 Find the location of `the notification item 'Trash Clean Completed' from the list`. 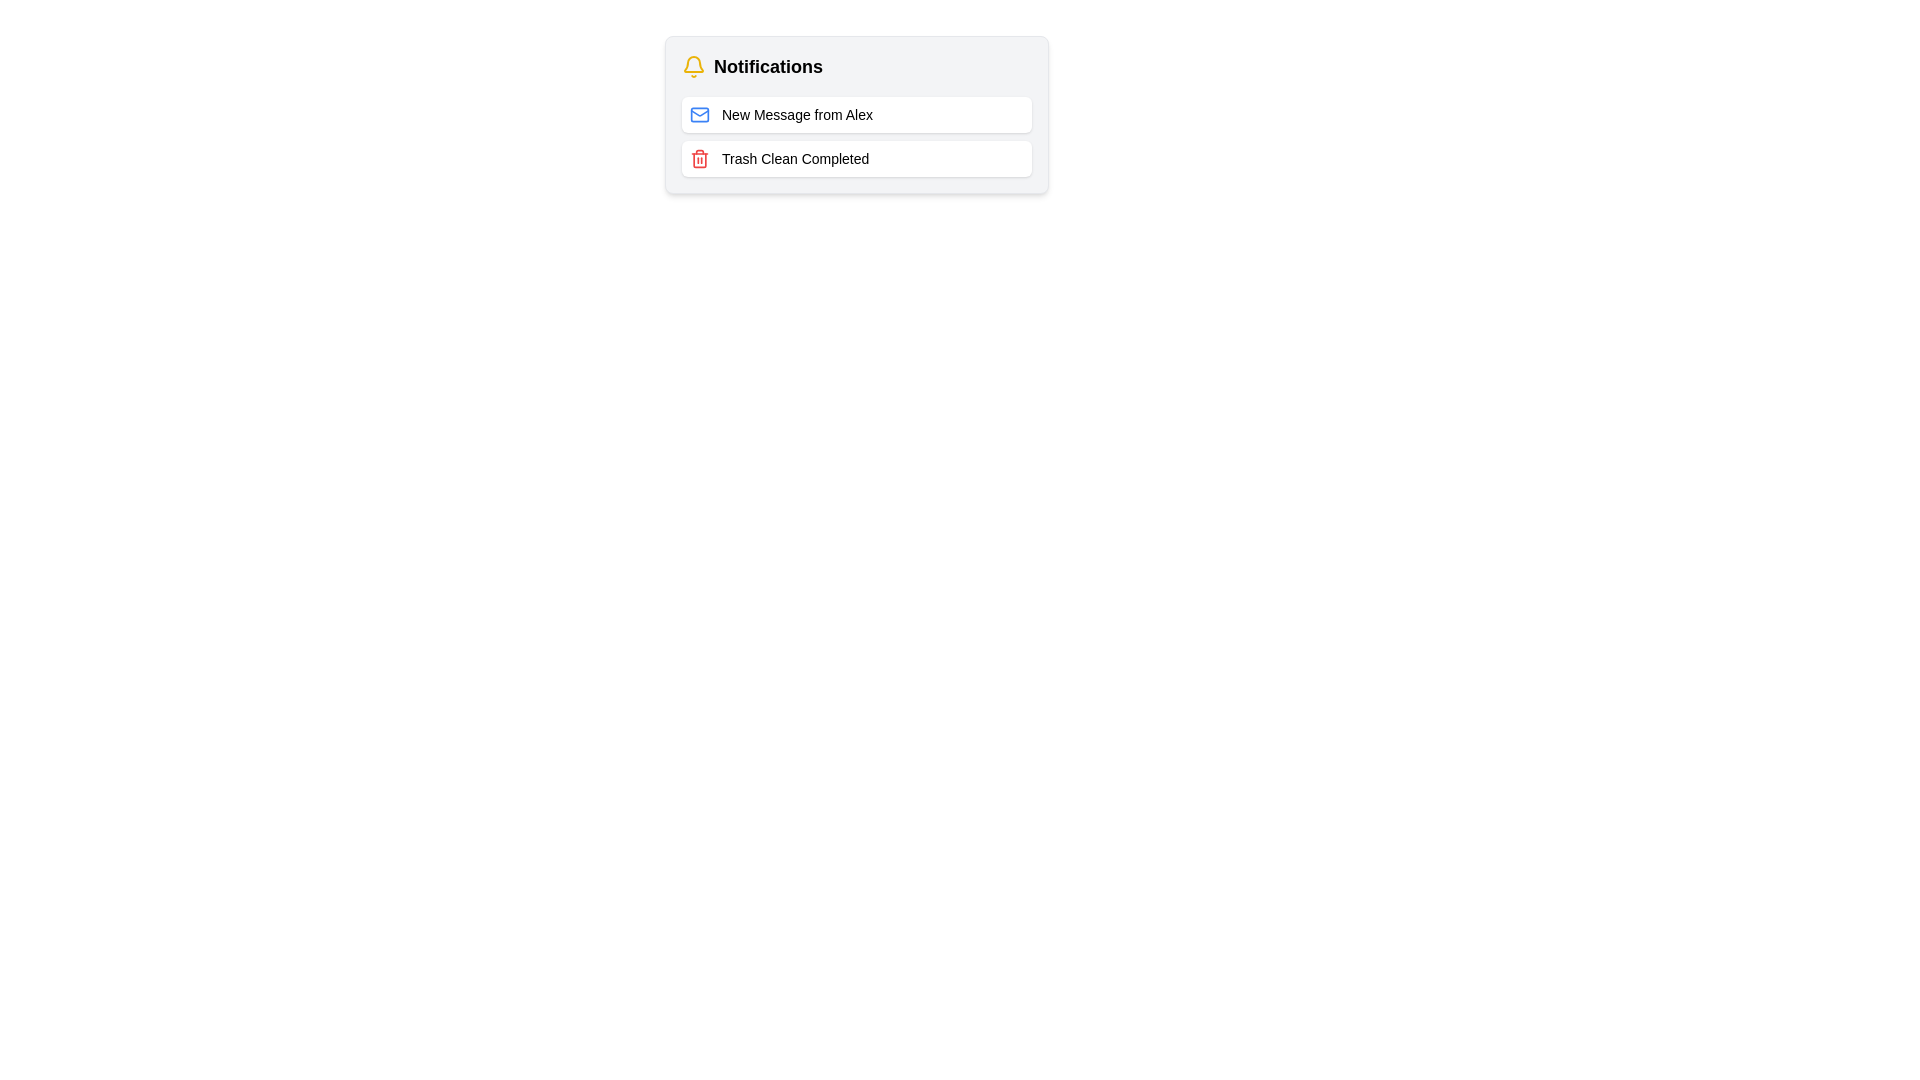

the notification item 'Trash Clean Completed' from the list is located at coordinates (857, 157).